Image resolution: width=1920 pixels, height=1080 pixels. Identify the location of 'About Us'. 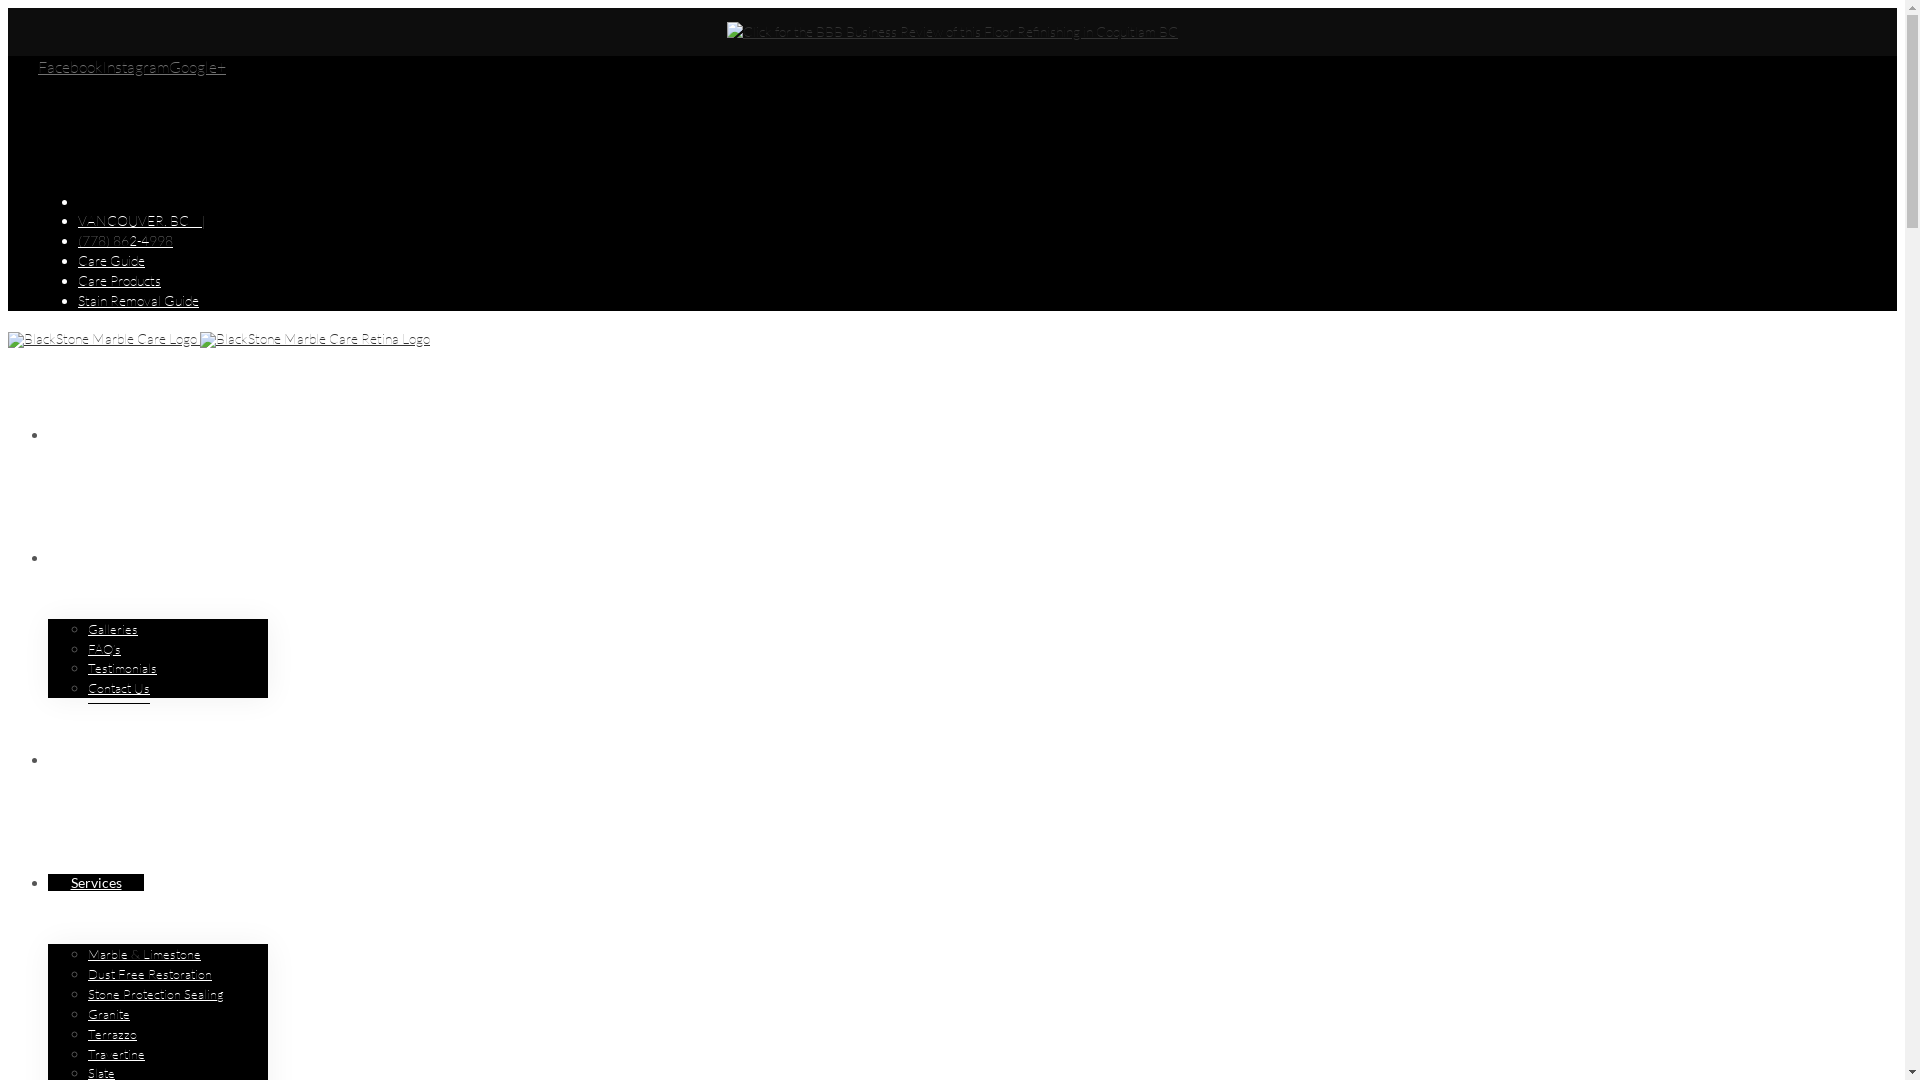
(98, 557).